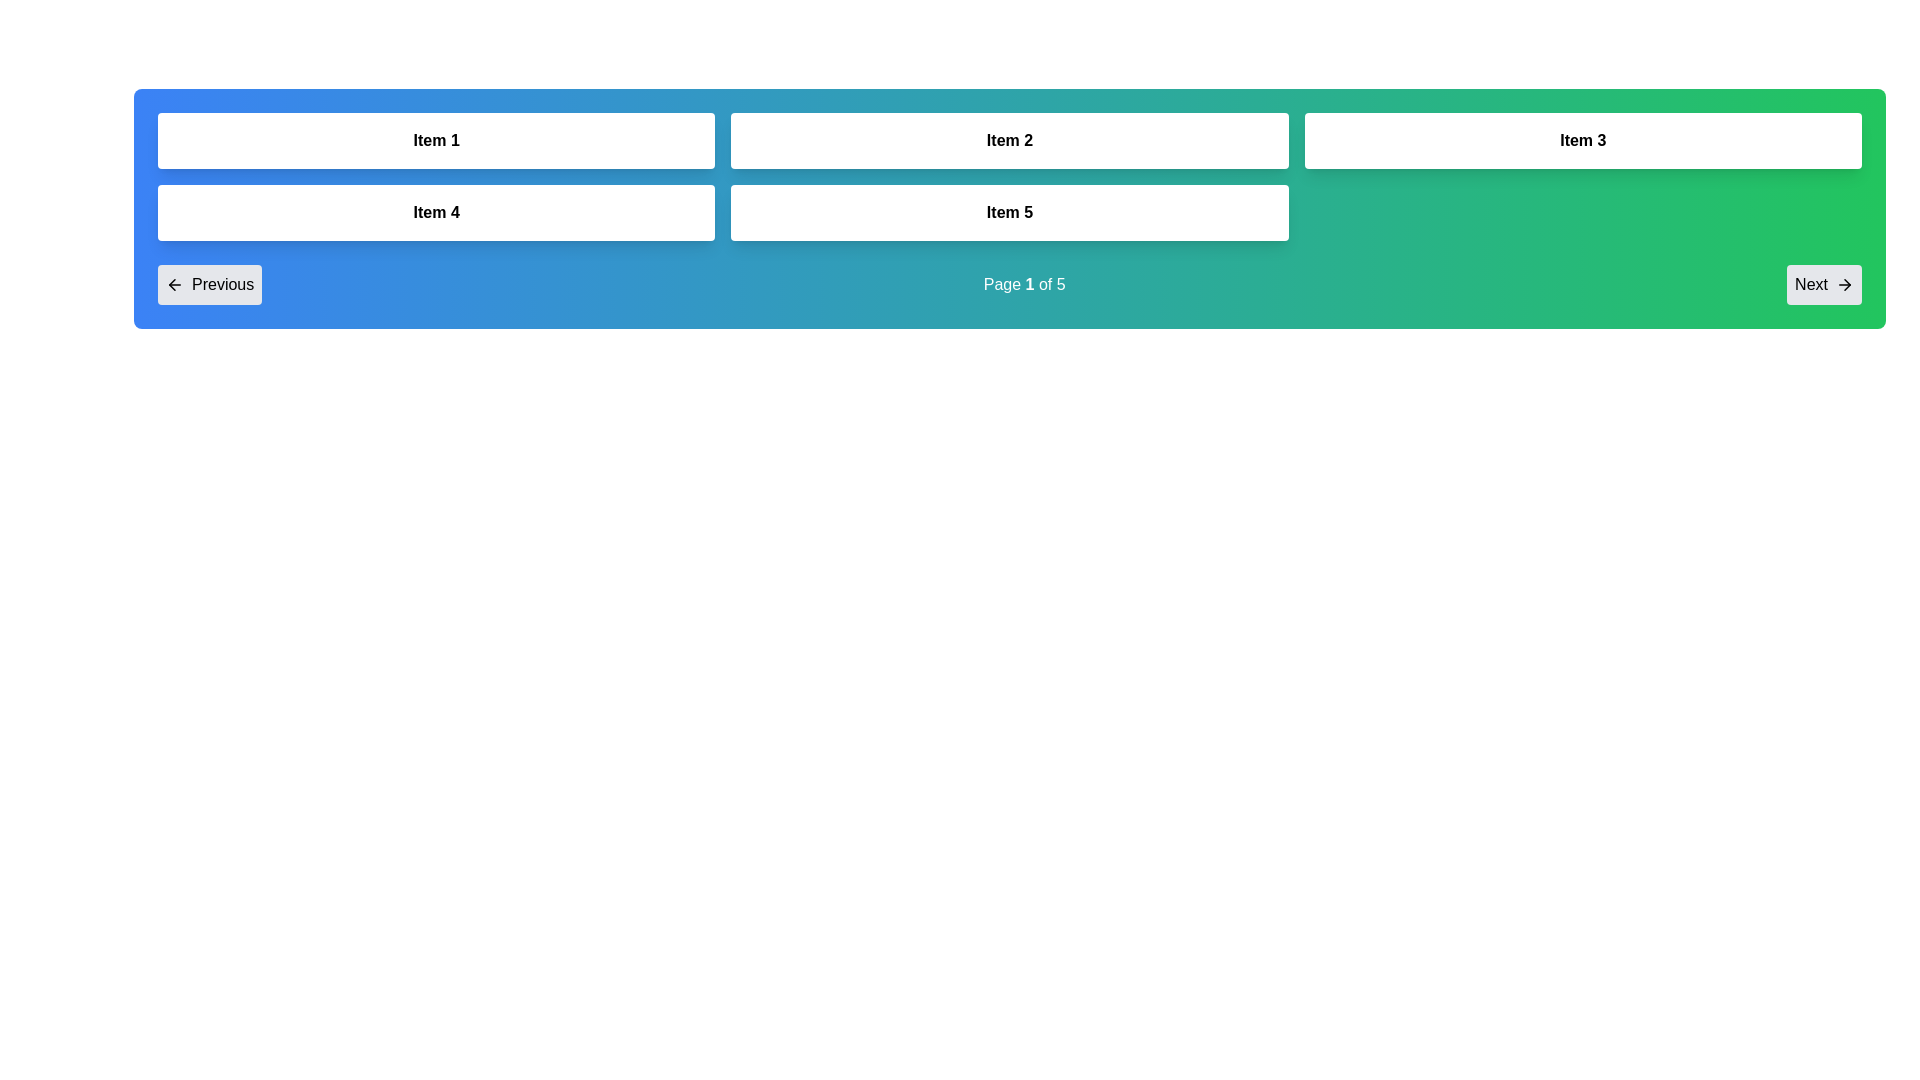  Describe the element at coordinates (1009, 212) in the screenshot. I see `the card-style interactive element representing 'Item 5' in the grid` at that location.